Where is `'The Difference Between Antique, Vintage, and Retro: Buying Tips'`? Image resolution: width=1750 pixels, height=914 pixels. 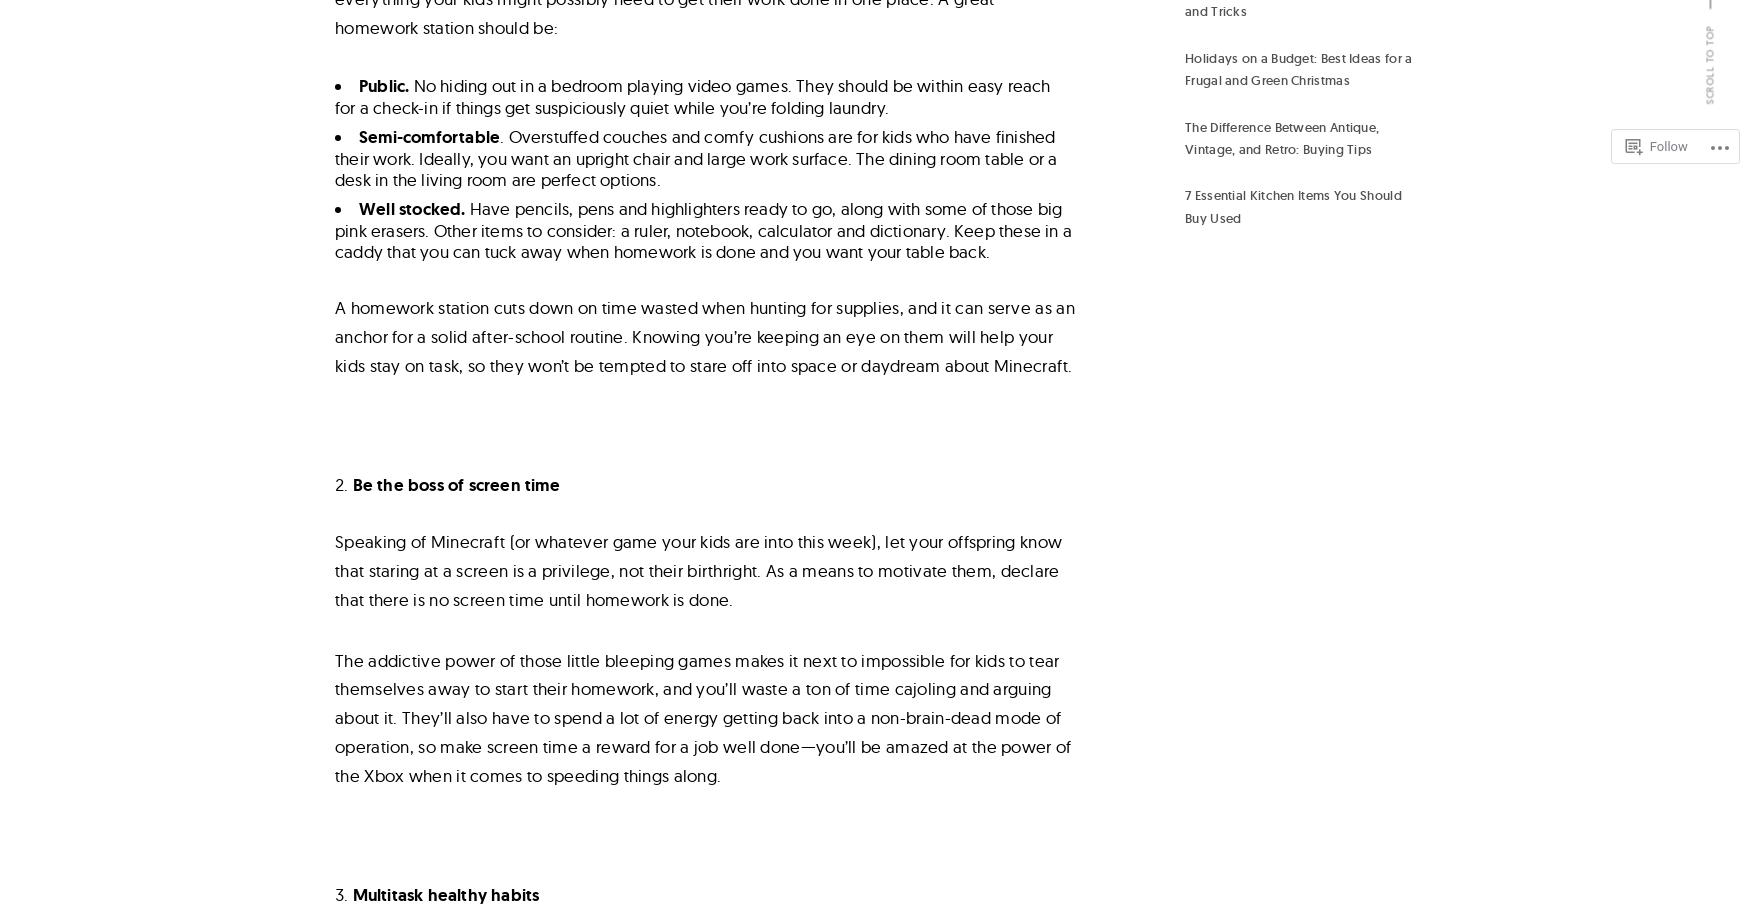
'The Difference Between Antique, Vintage, and Retro: Buying Tips' is located at coordinates (1183, 137).